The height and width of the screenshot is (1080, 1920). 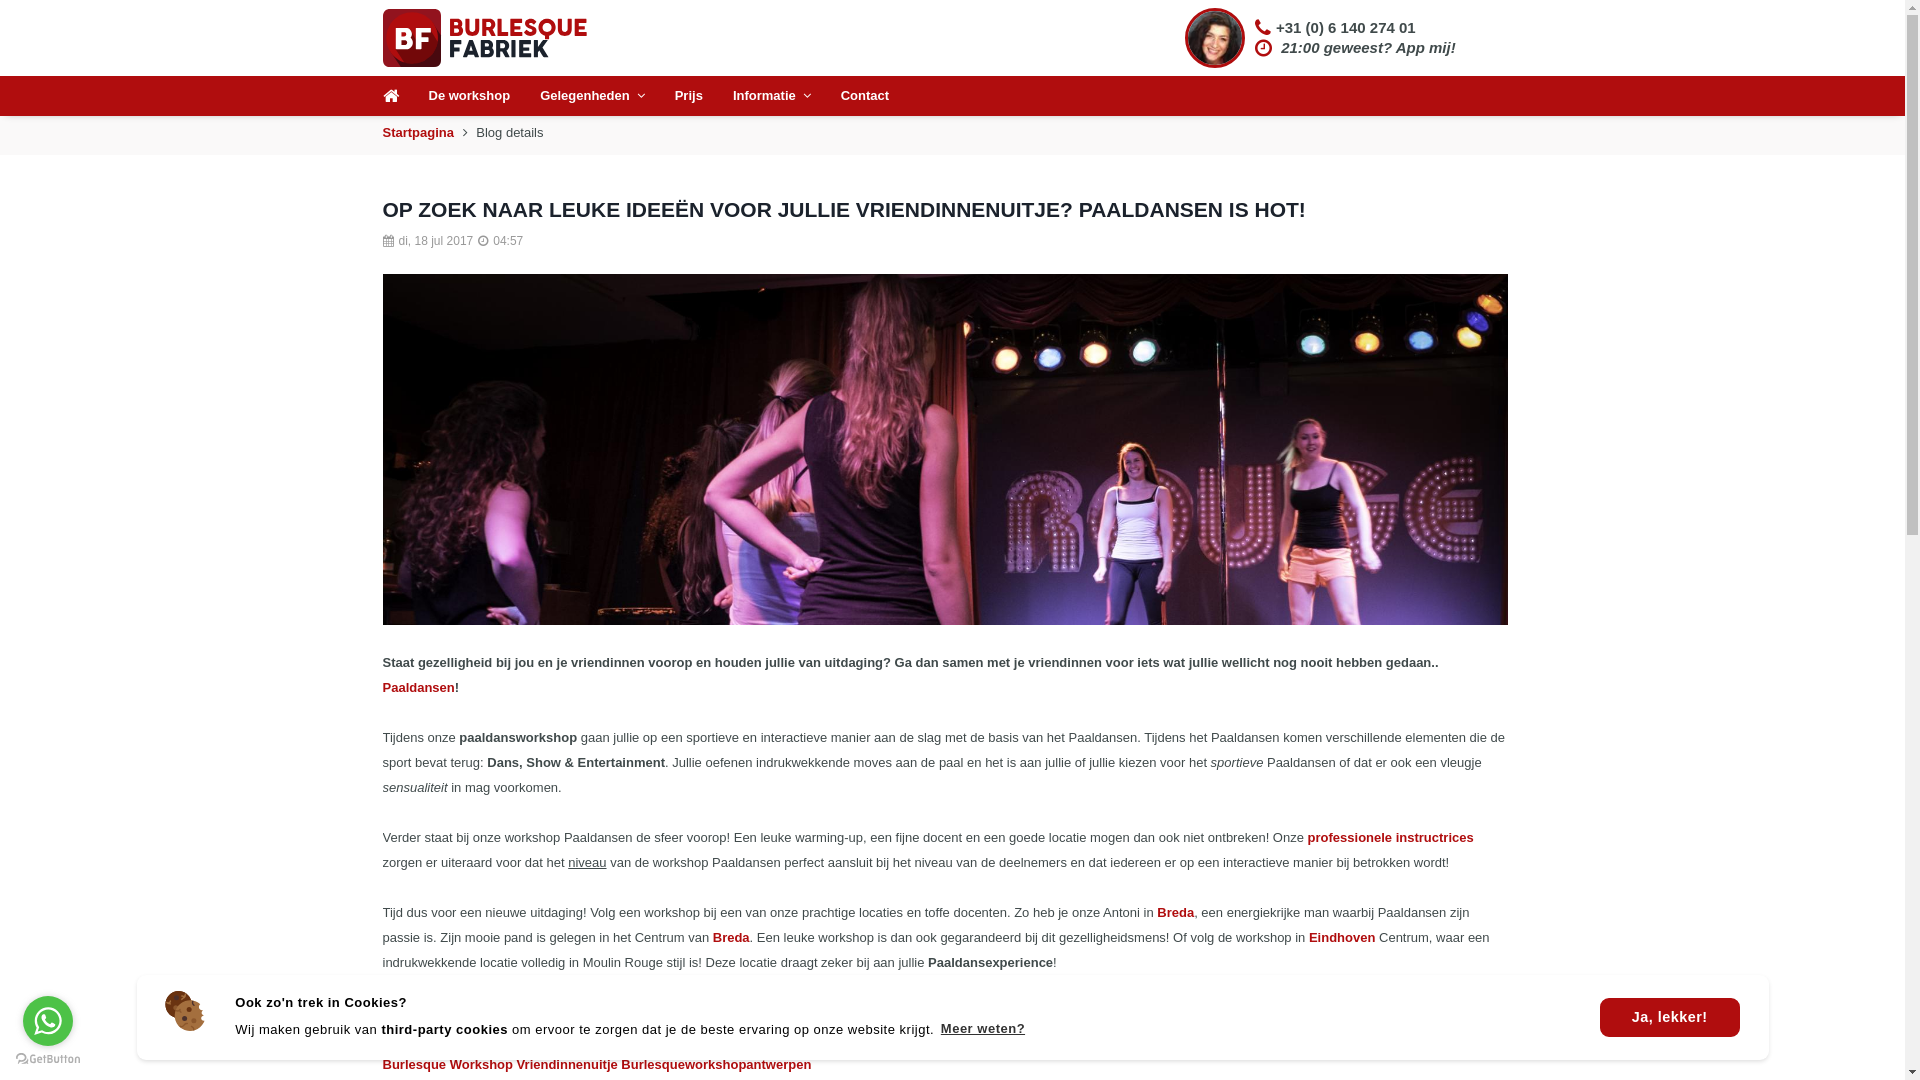 I want to click on 'Meer weten?', so click(x=982, y=1029).